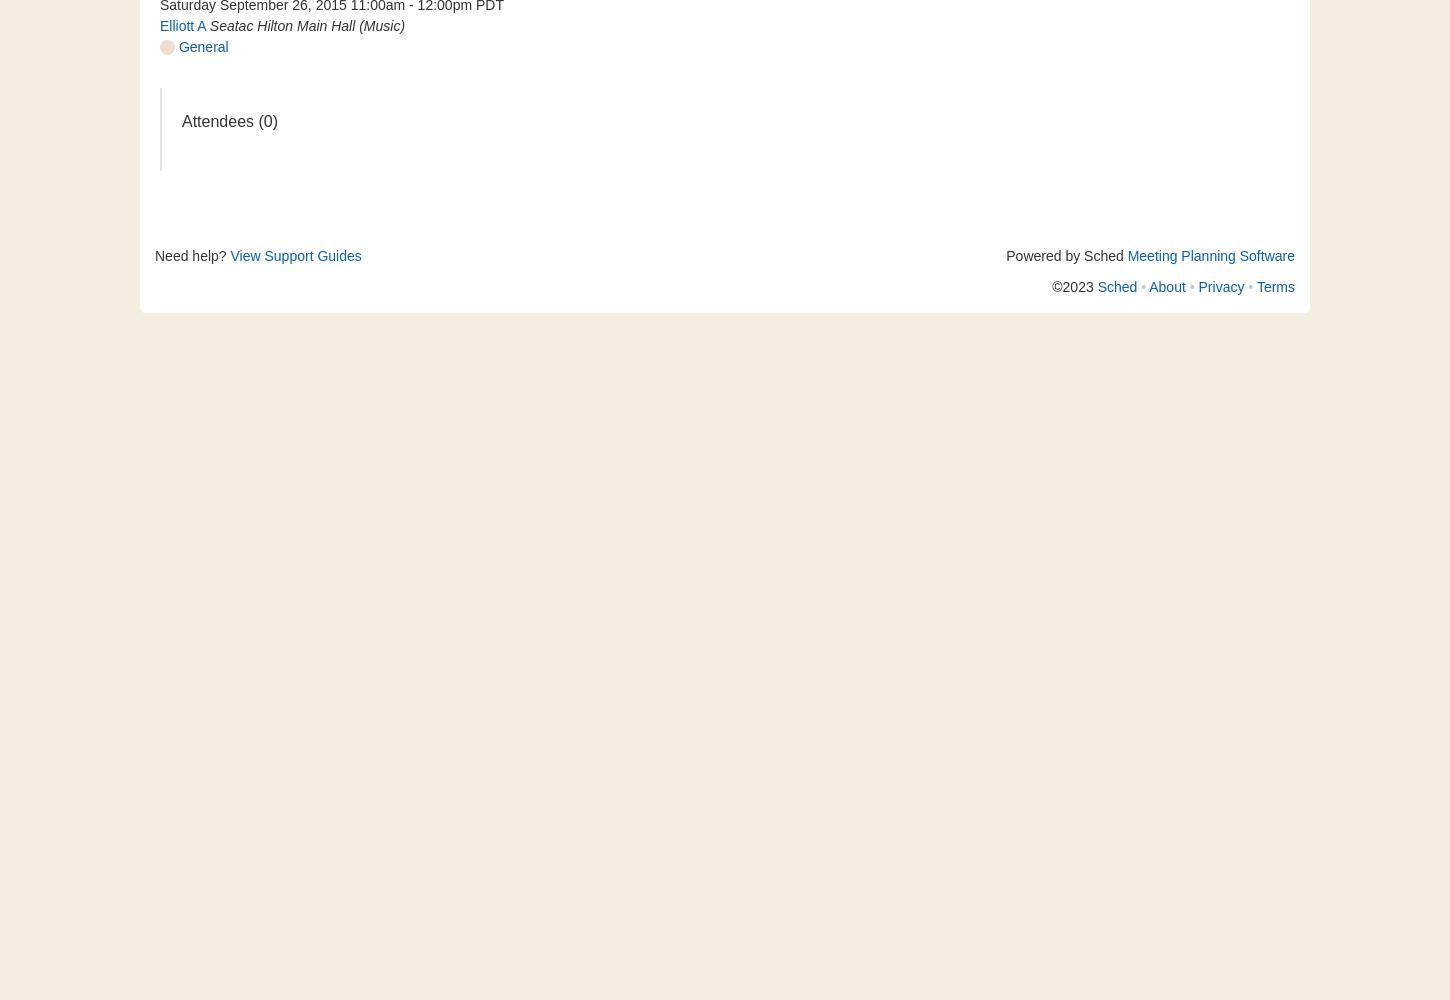 The image size is (1450, 1000). Describe the element at coordinates (174, 47) in the screenshot. I see `'General'` at that location.